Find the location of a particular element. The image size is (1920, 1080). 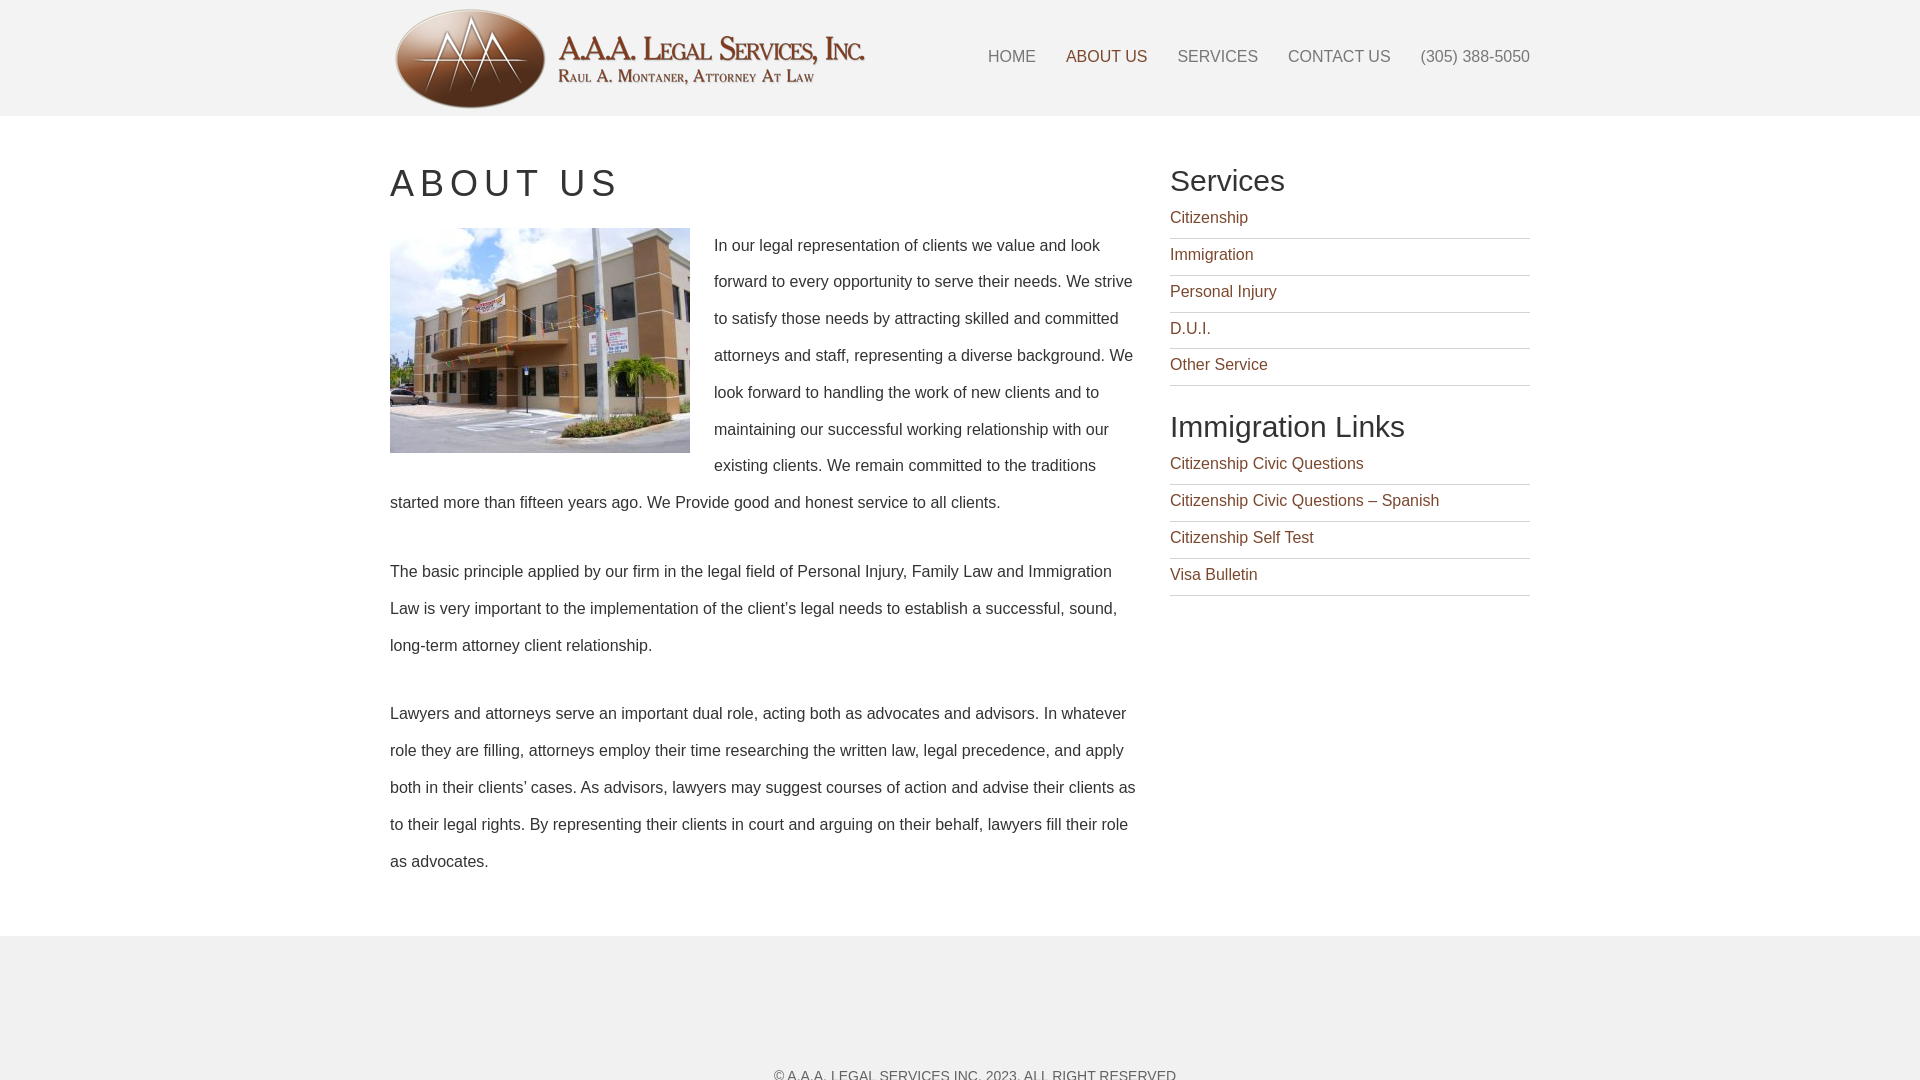

'Immigration' is located at coordinates (1210, 253).